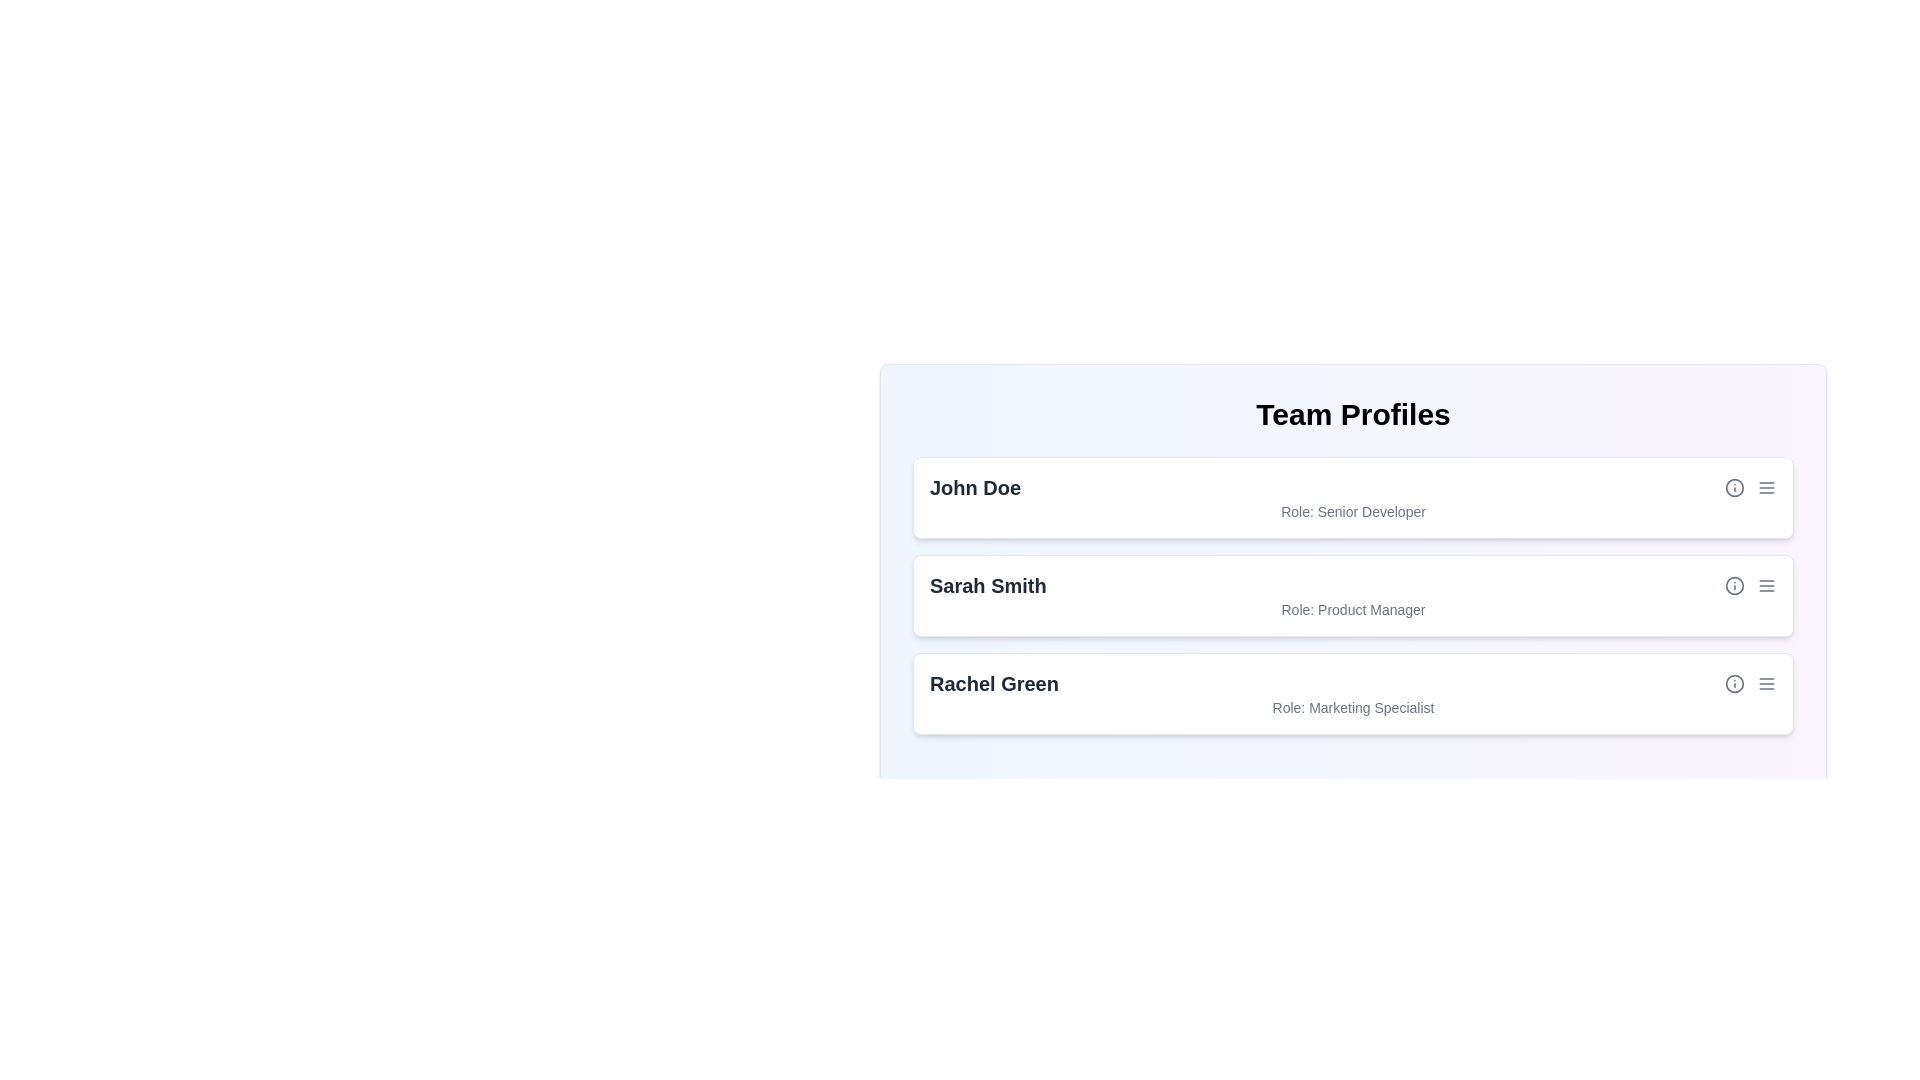 The image size is (1920, 1080). What do you see at coordinates (1733, 585) in the screenshot?
I see `the information button located in the top-right corner of the second row of the 'Team Profiles' list, next to the 'Sarah Smith' entry labeled as 'Role: Product Manager'` at bounding box center [1733, 585].